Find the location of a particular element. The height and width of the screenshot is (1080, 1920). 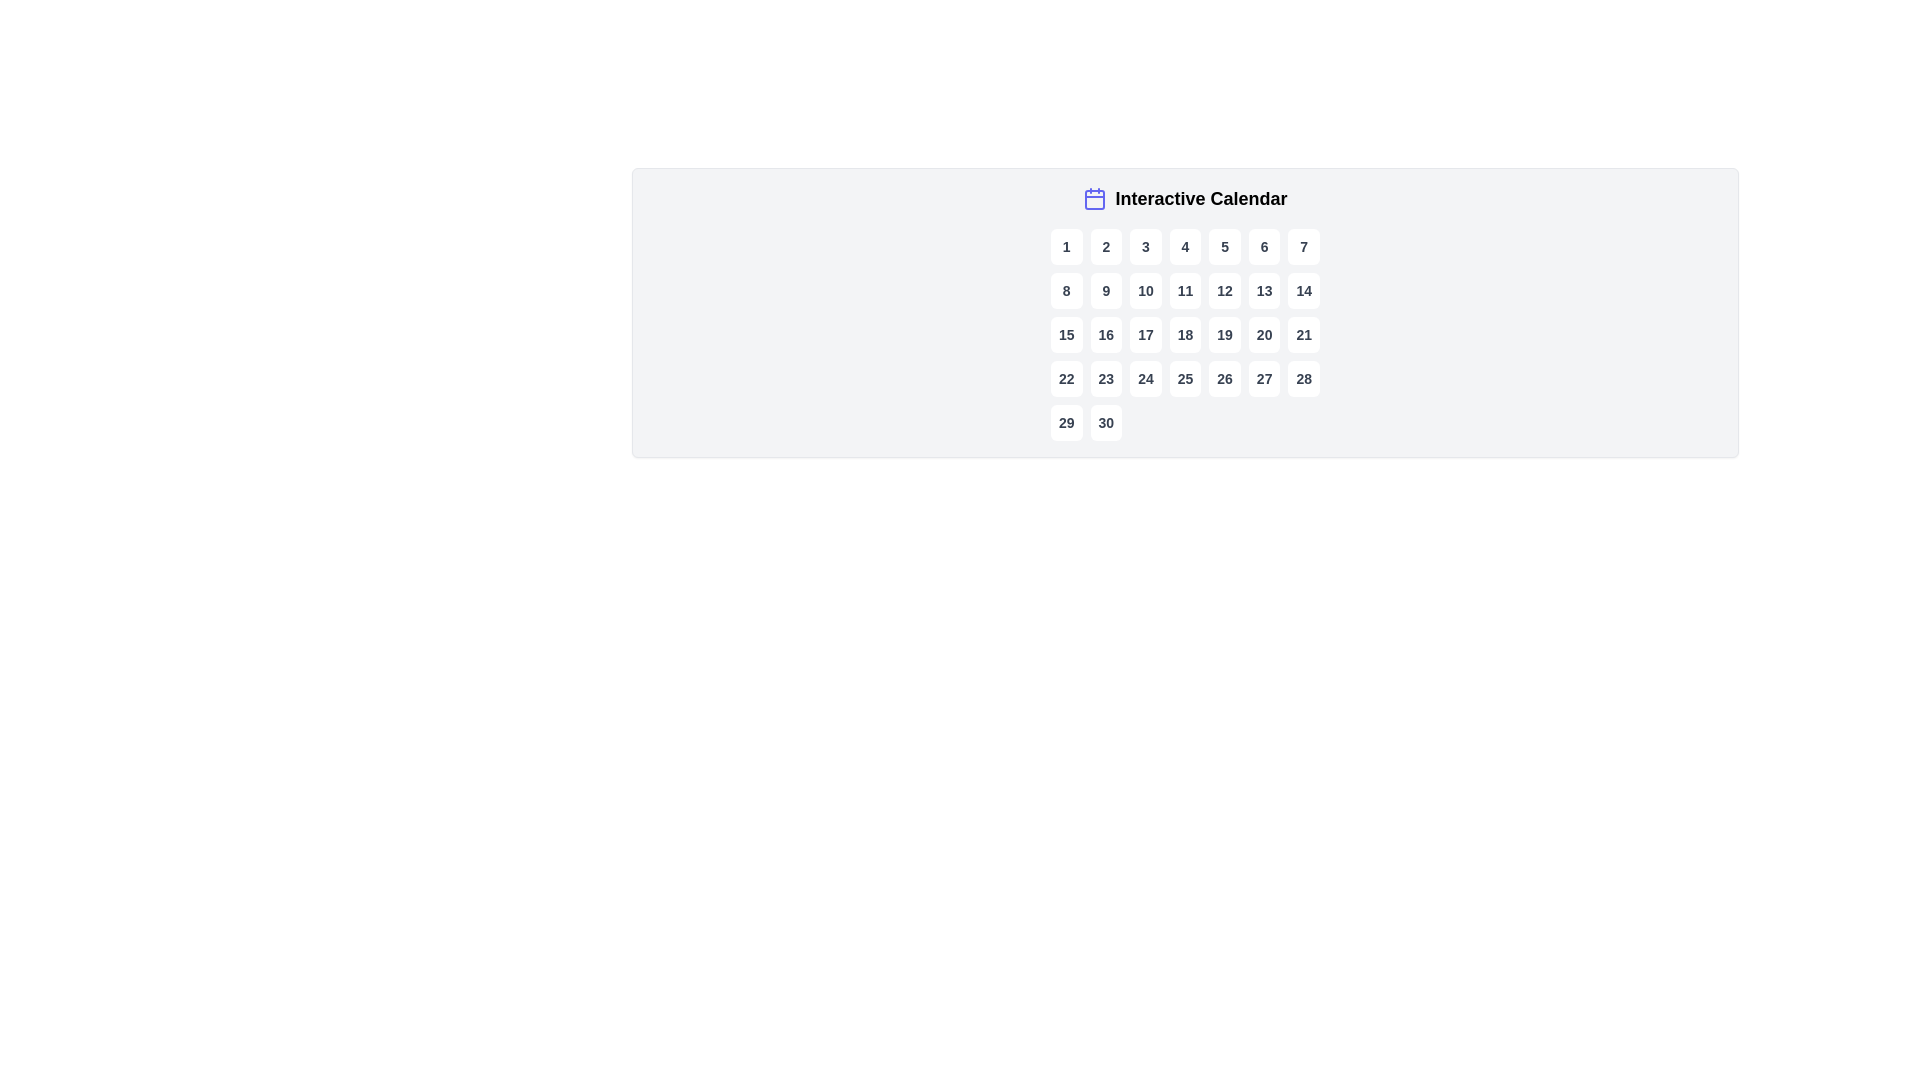

the button representing the 19th day in the calendar is located at coordinates (1224, 334).